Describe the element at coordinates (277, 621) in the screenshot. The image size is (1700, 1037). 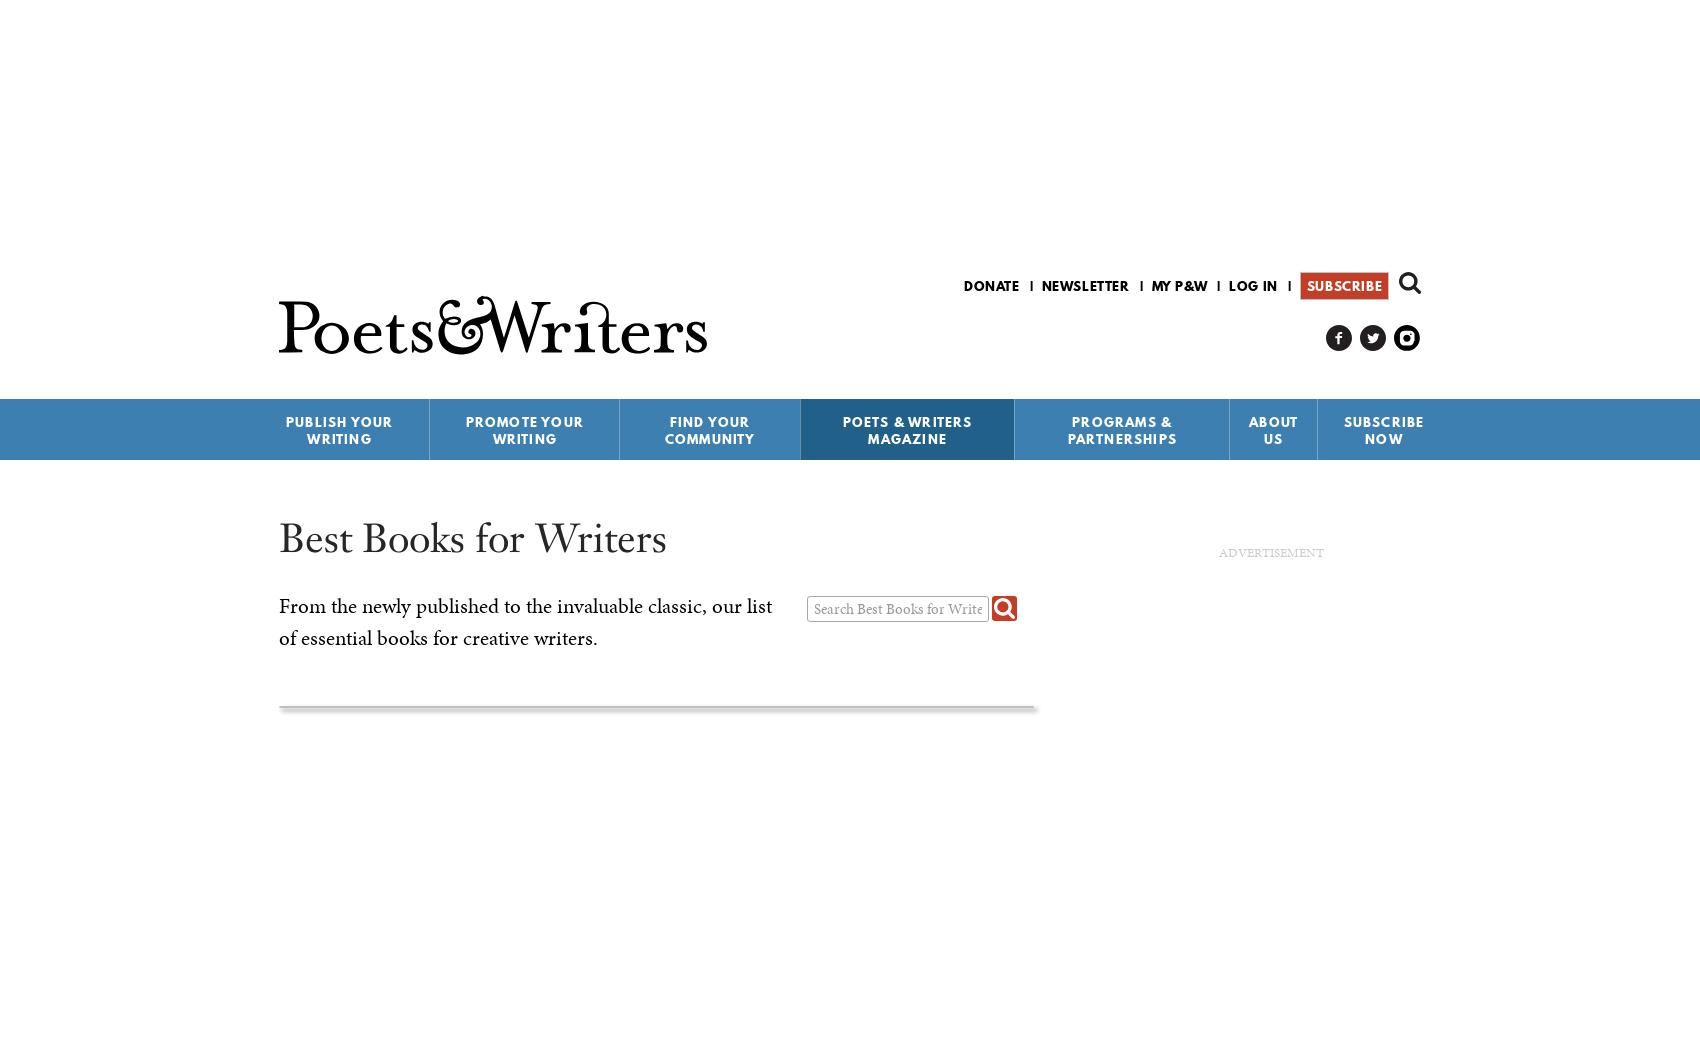
I see `'From the newly published to the invaluable classic, our list of essential books for creative writers.'` at that location.